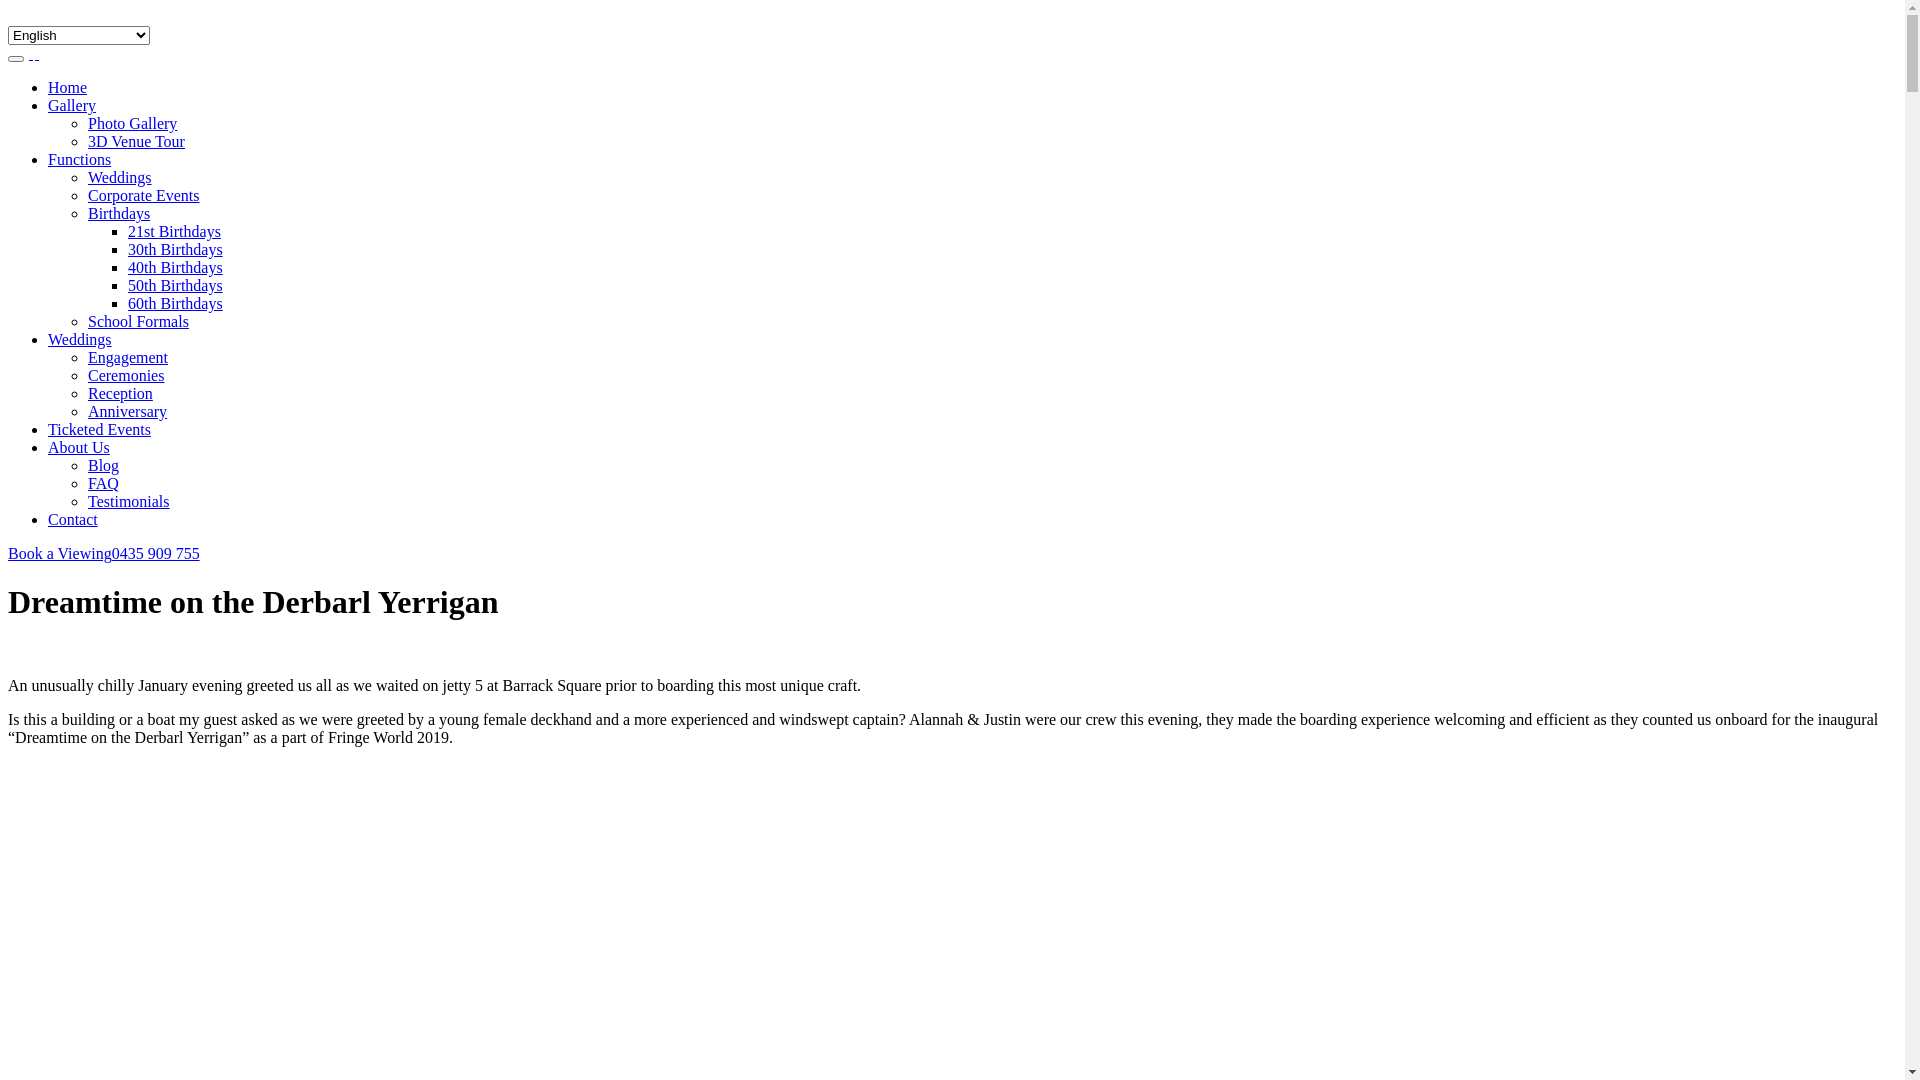 Image resolution: width=1920 pixels, height=1080 pixels. Describe the element at coordinates (175, 285) in the screenshot. I see `'50th Birthdays'` at that location.